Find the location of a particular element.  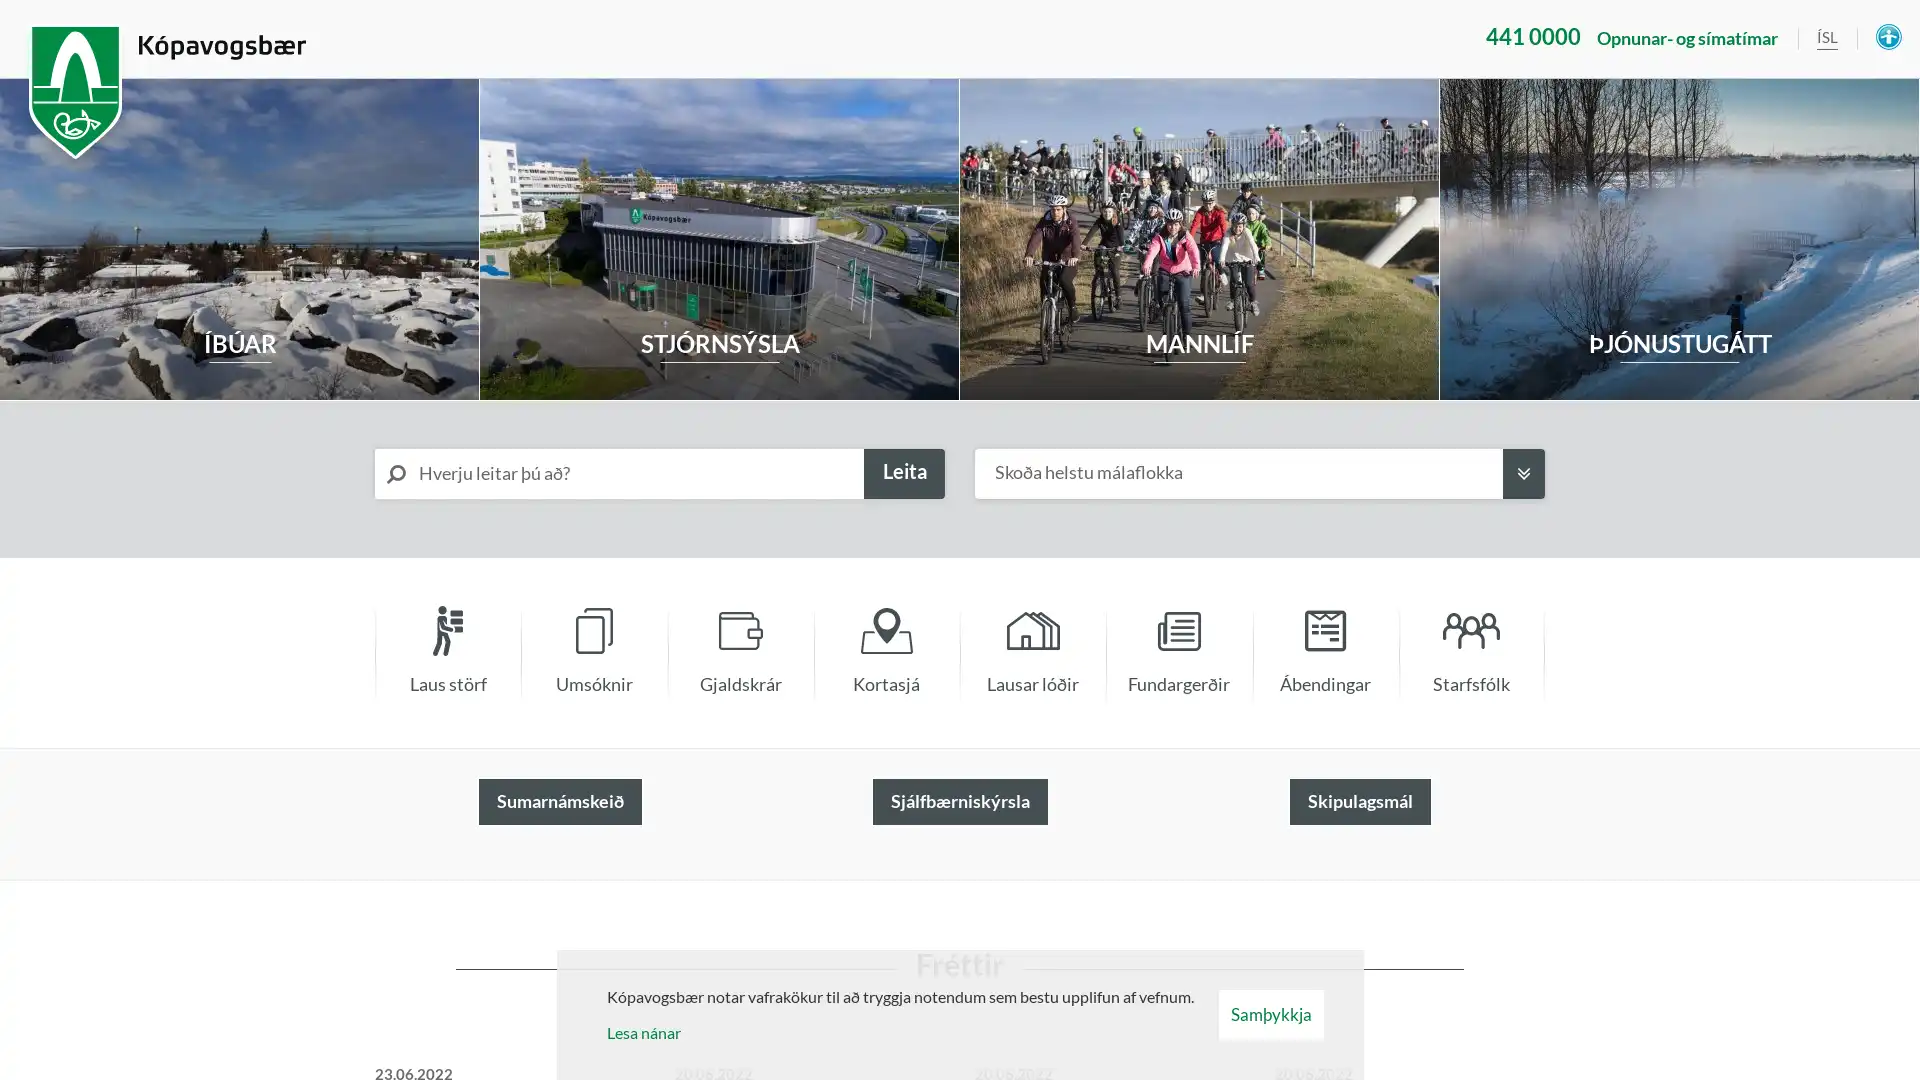

Samykkja vafrakokur is located at coordinates (1269, 1014).